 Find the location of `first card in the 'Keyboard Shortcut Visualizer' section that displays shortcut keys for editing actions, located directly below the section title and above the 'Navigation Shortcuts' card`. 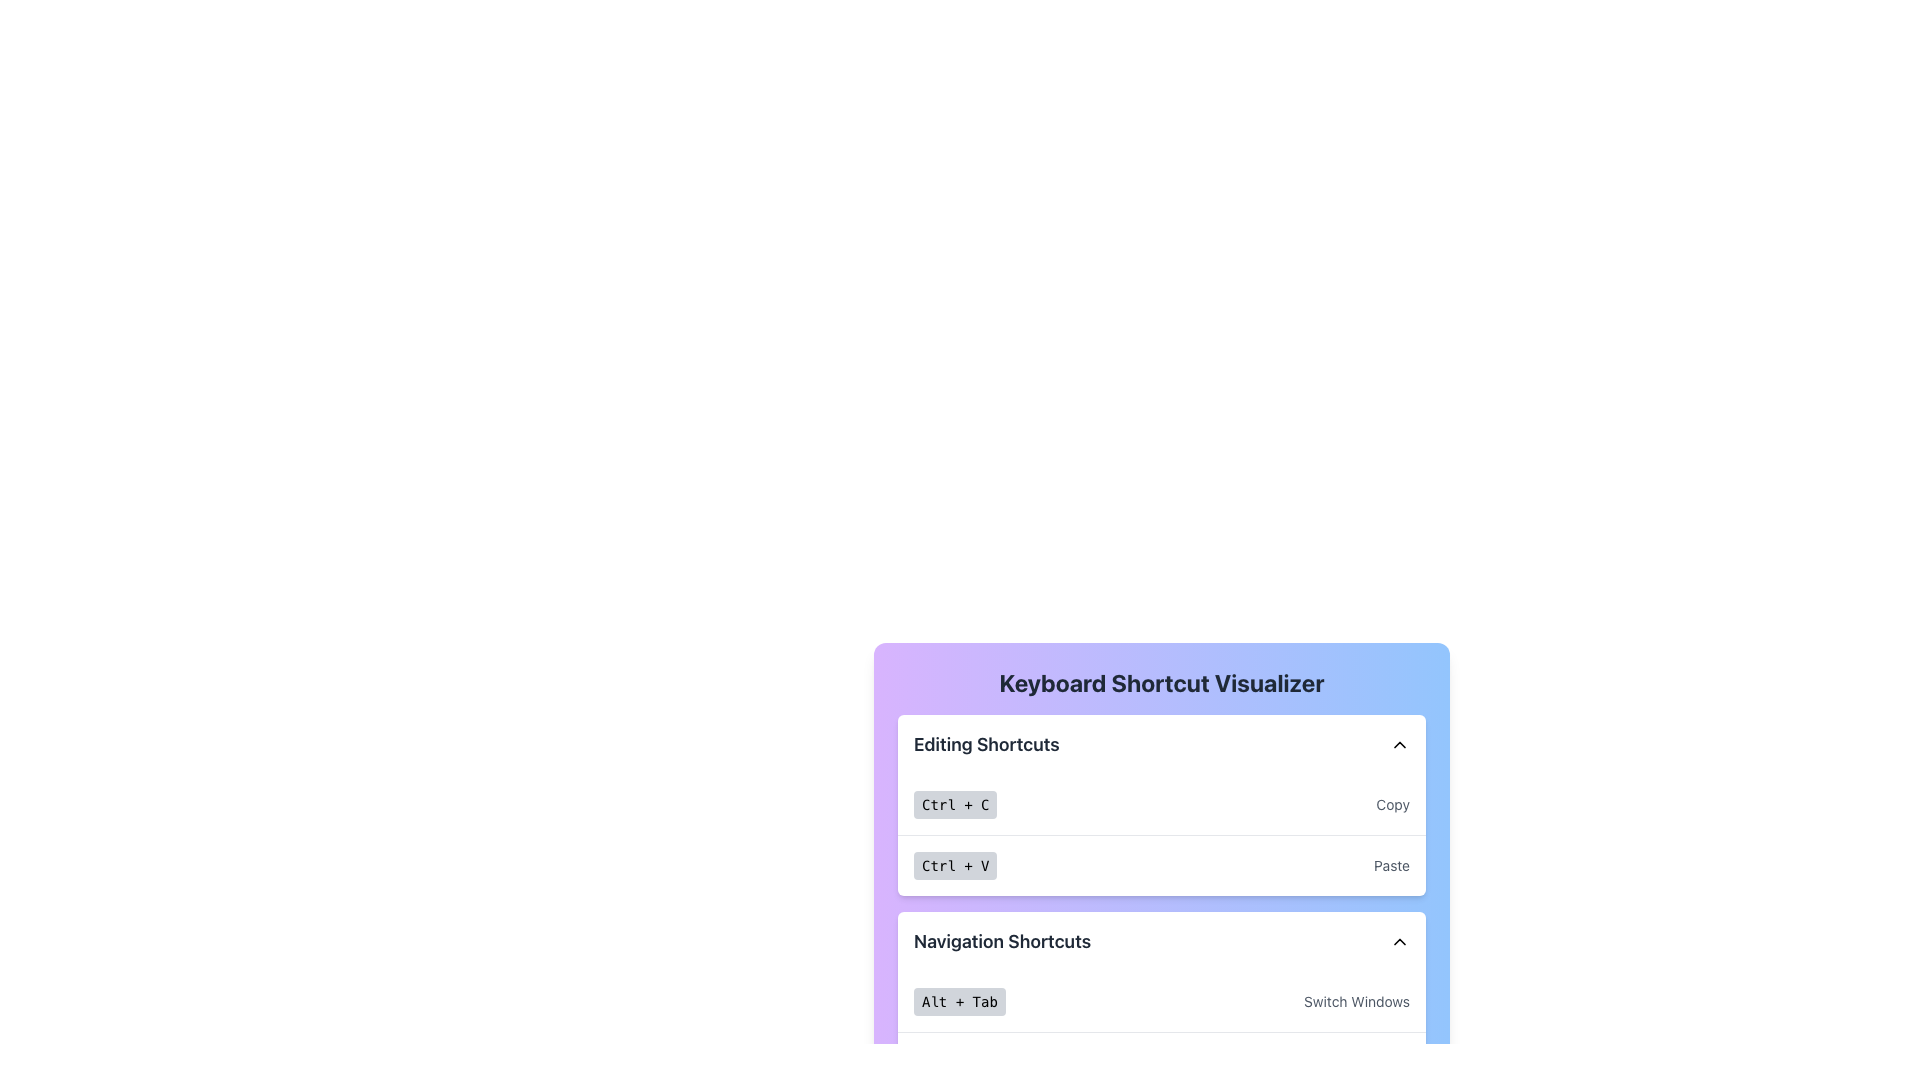

first card in the 'Keyboard Shortcut Visualizer' section that displays shortcut keys for editing actions, located directly below the section title and above the 'Navigation Shortcuts' card is located at coordinates (1161, 804).